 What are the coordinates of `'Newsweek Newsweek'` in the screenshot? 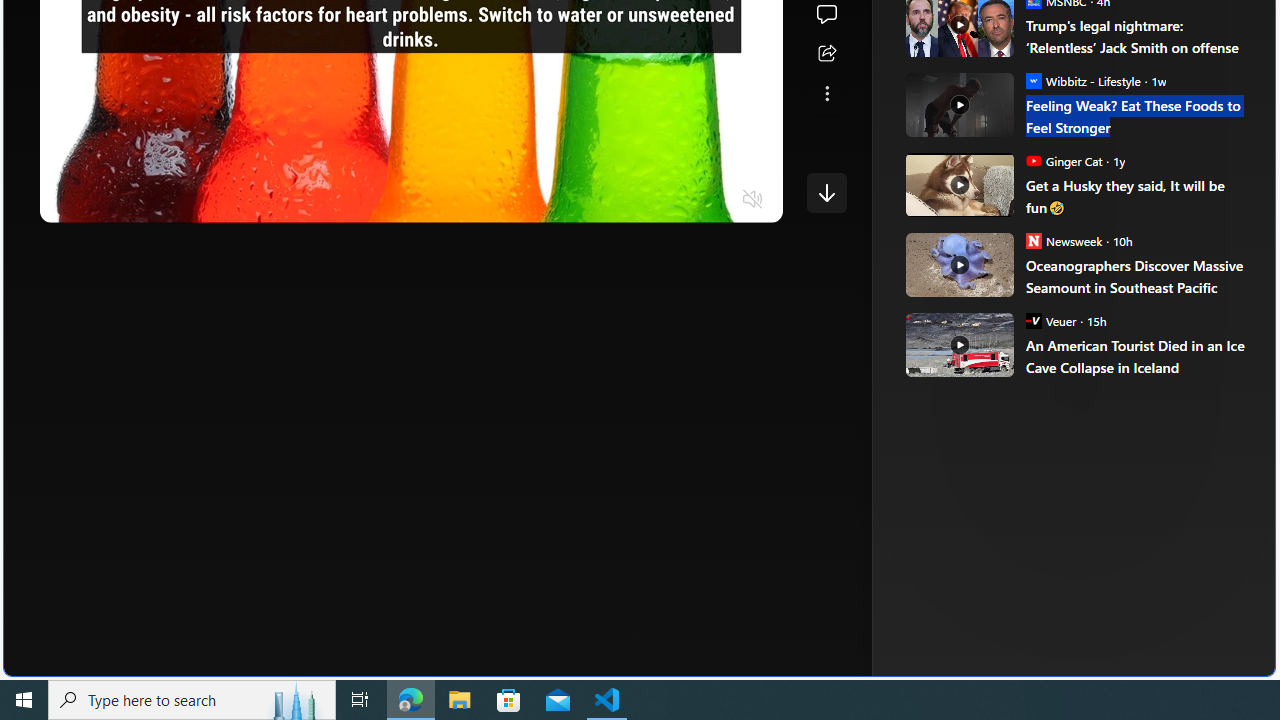 It's located at (1063, 239).